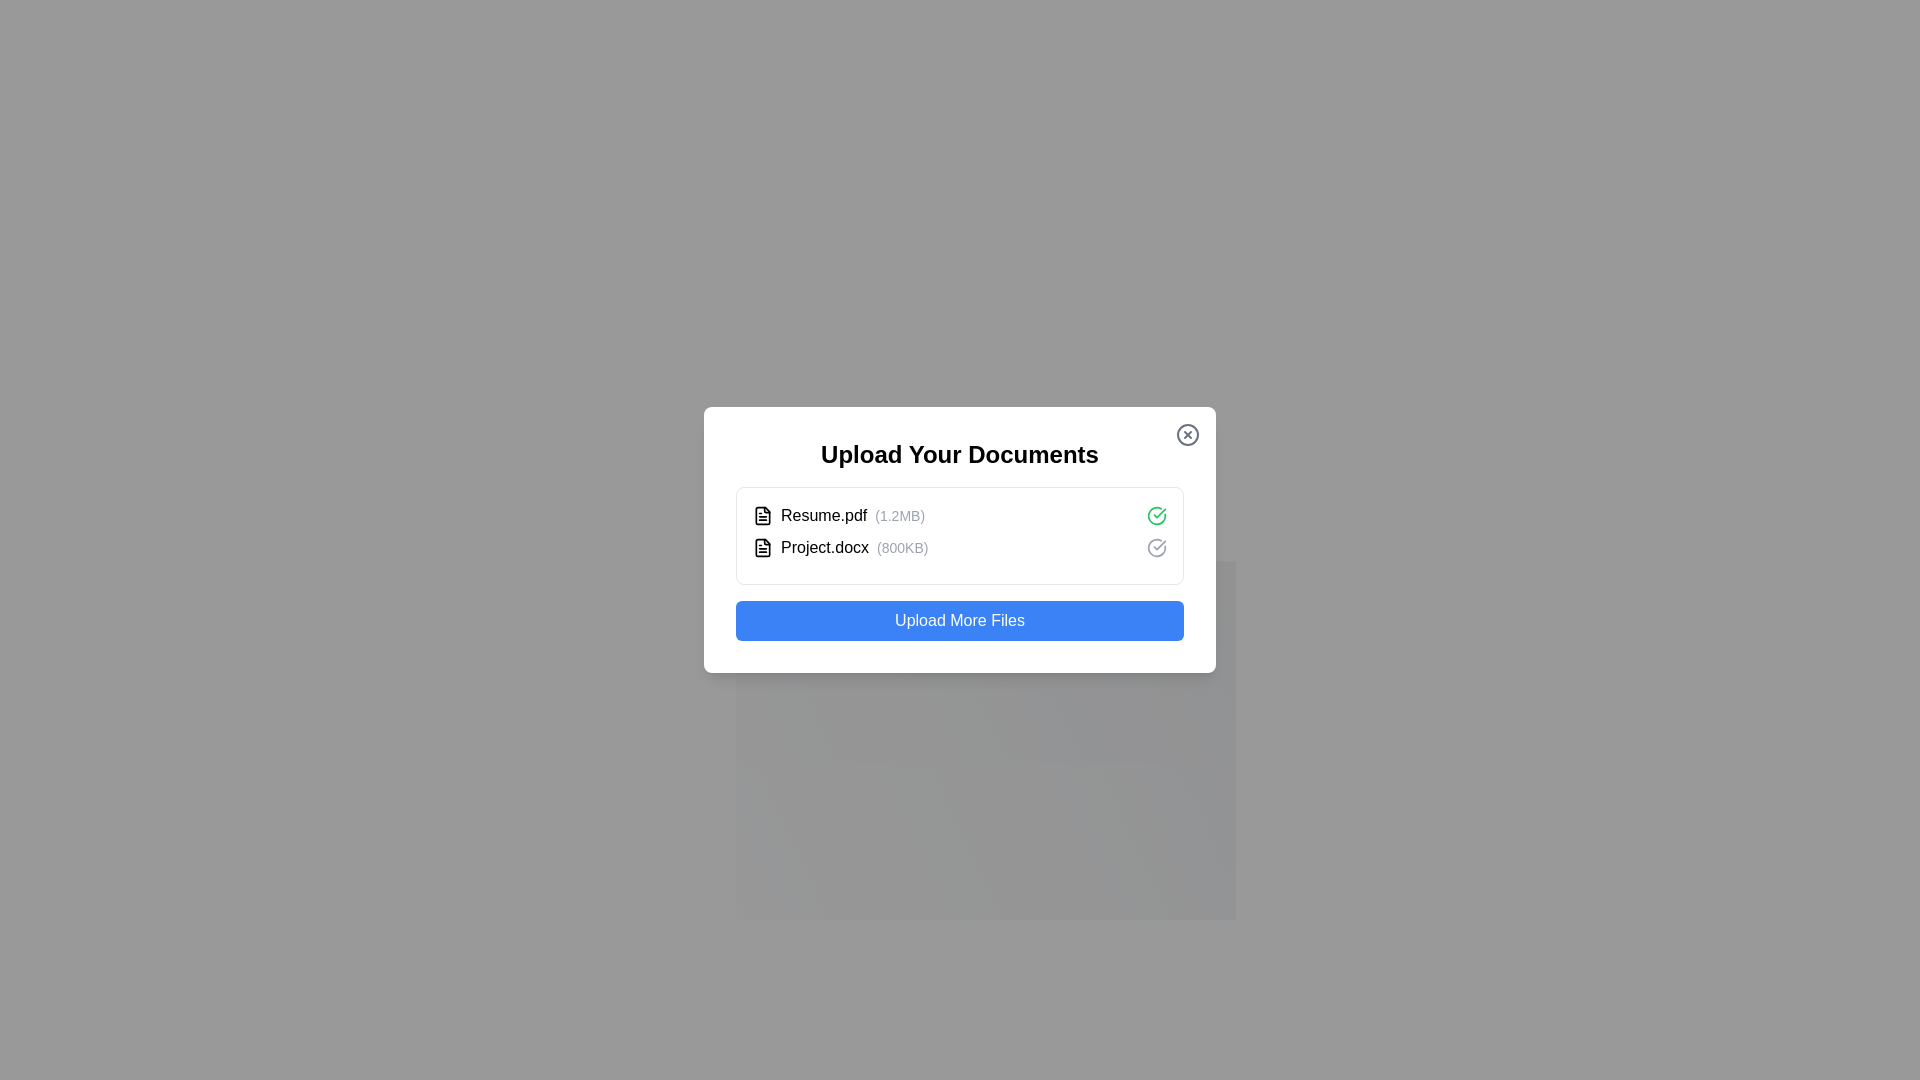 This screenshot has width=1920, height=1080. What do you see at coordinates (1156, 547) in the screenshot?
I see `the circular icon with a gray border and a checkmark inside, which represents a confirmation indicator, located in the last column of the second row in the modal dialog aligned with 'Project.docx (800KB)'` at bounding box center [1156, 547].